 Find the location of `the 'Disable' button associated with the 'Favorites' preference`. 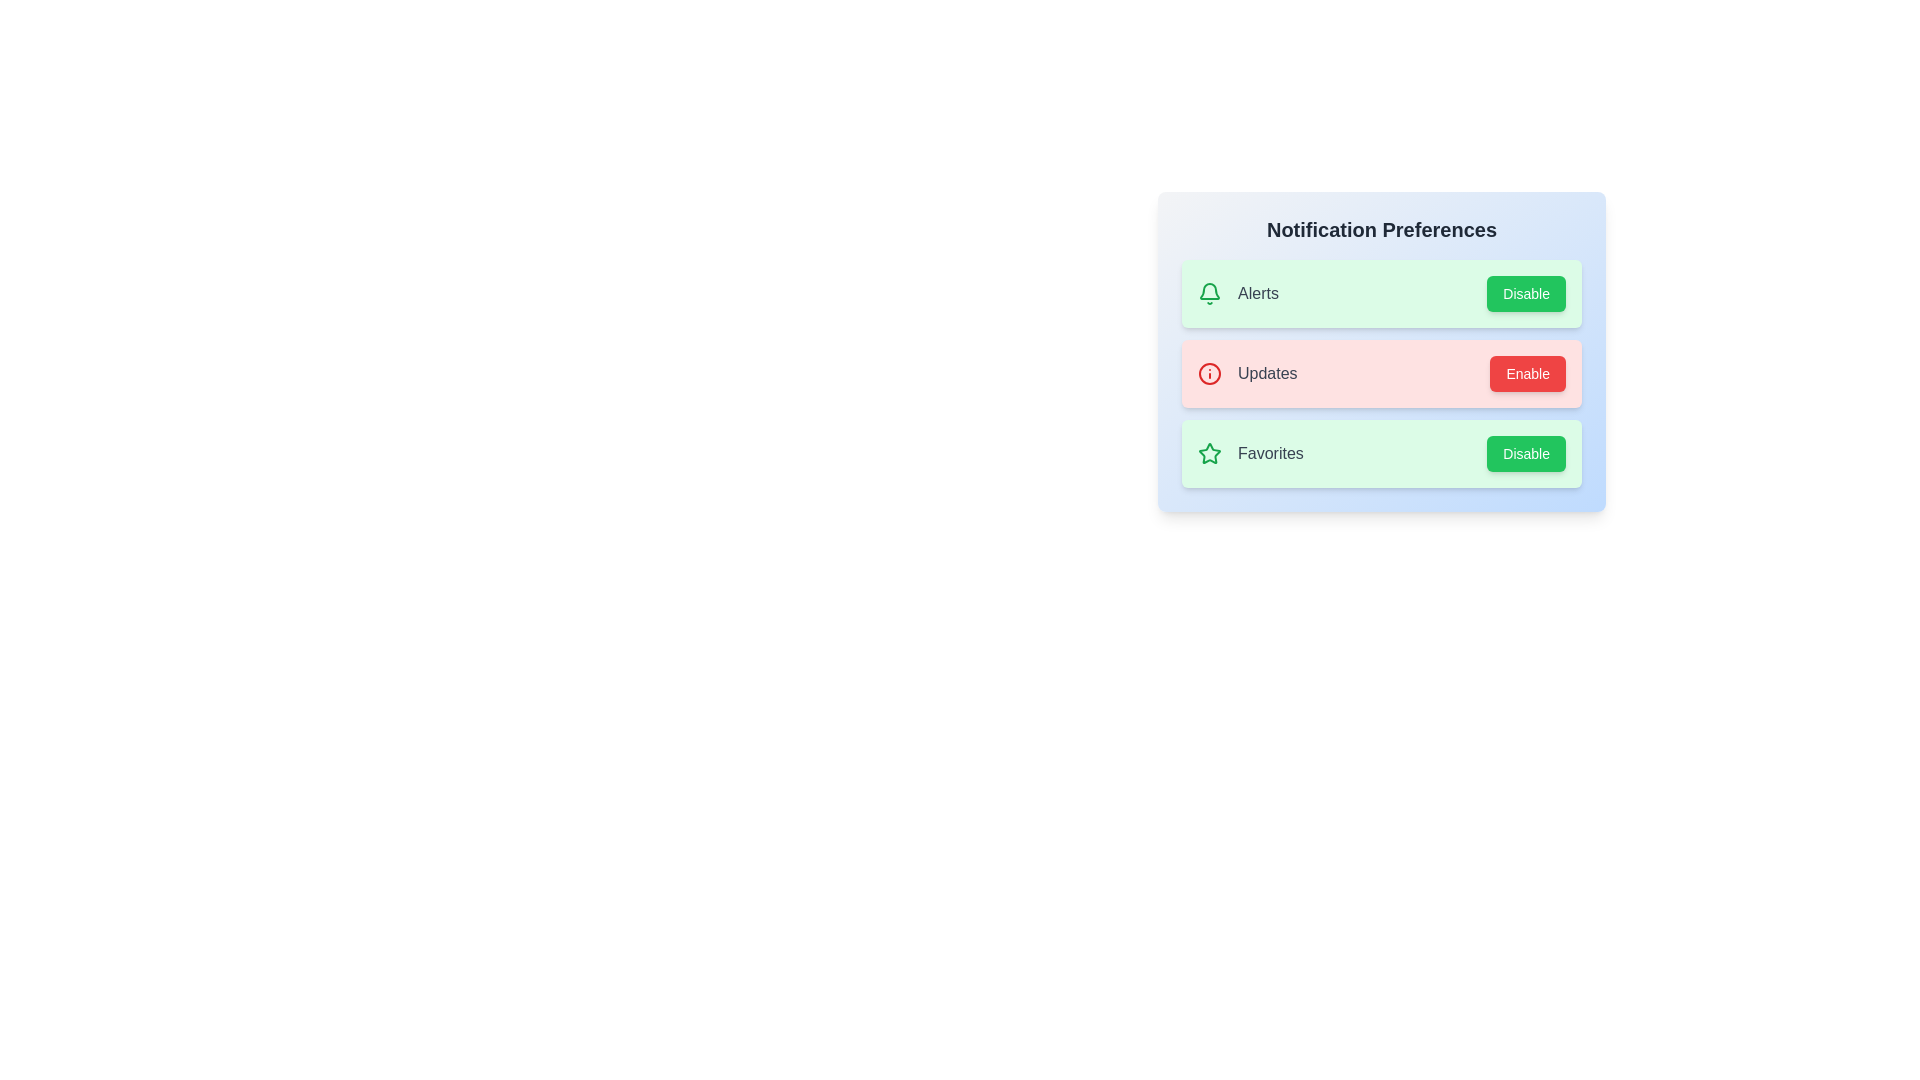

the 'Disable' button associated with the 'Favorites' preference is located at coordinates (1525, 454).